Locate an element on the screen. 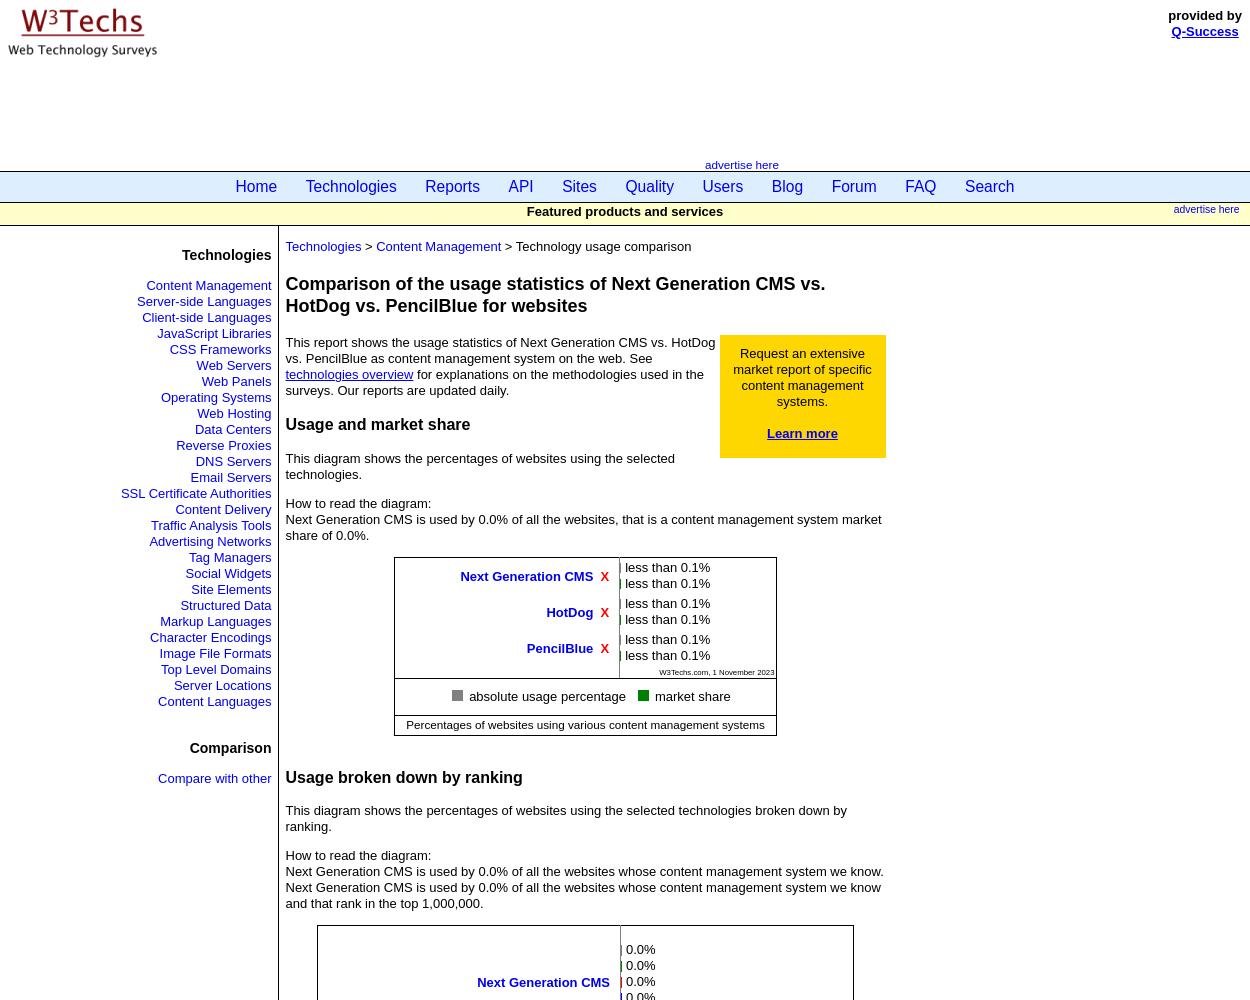  'SSL Certificate Authorities' is located at coordinates (194, 491).